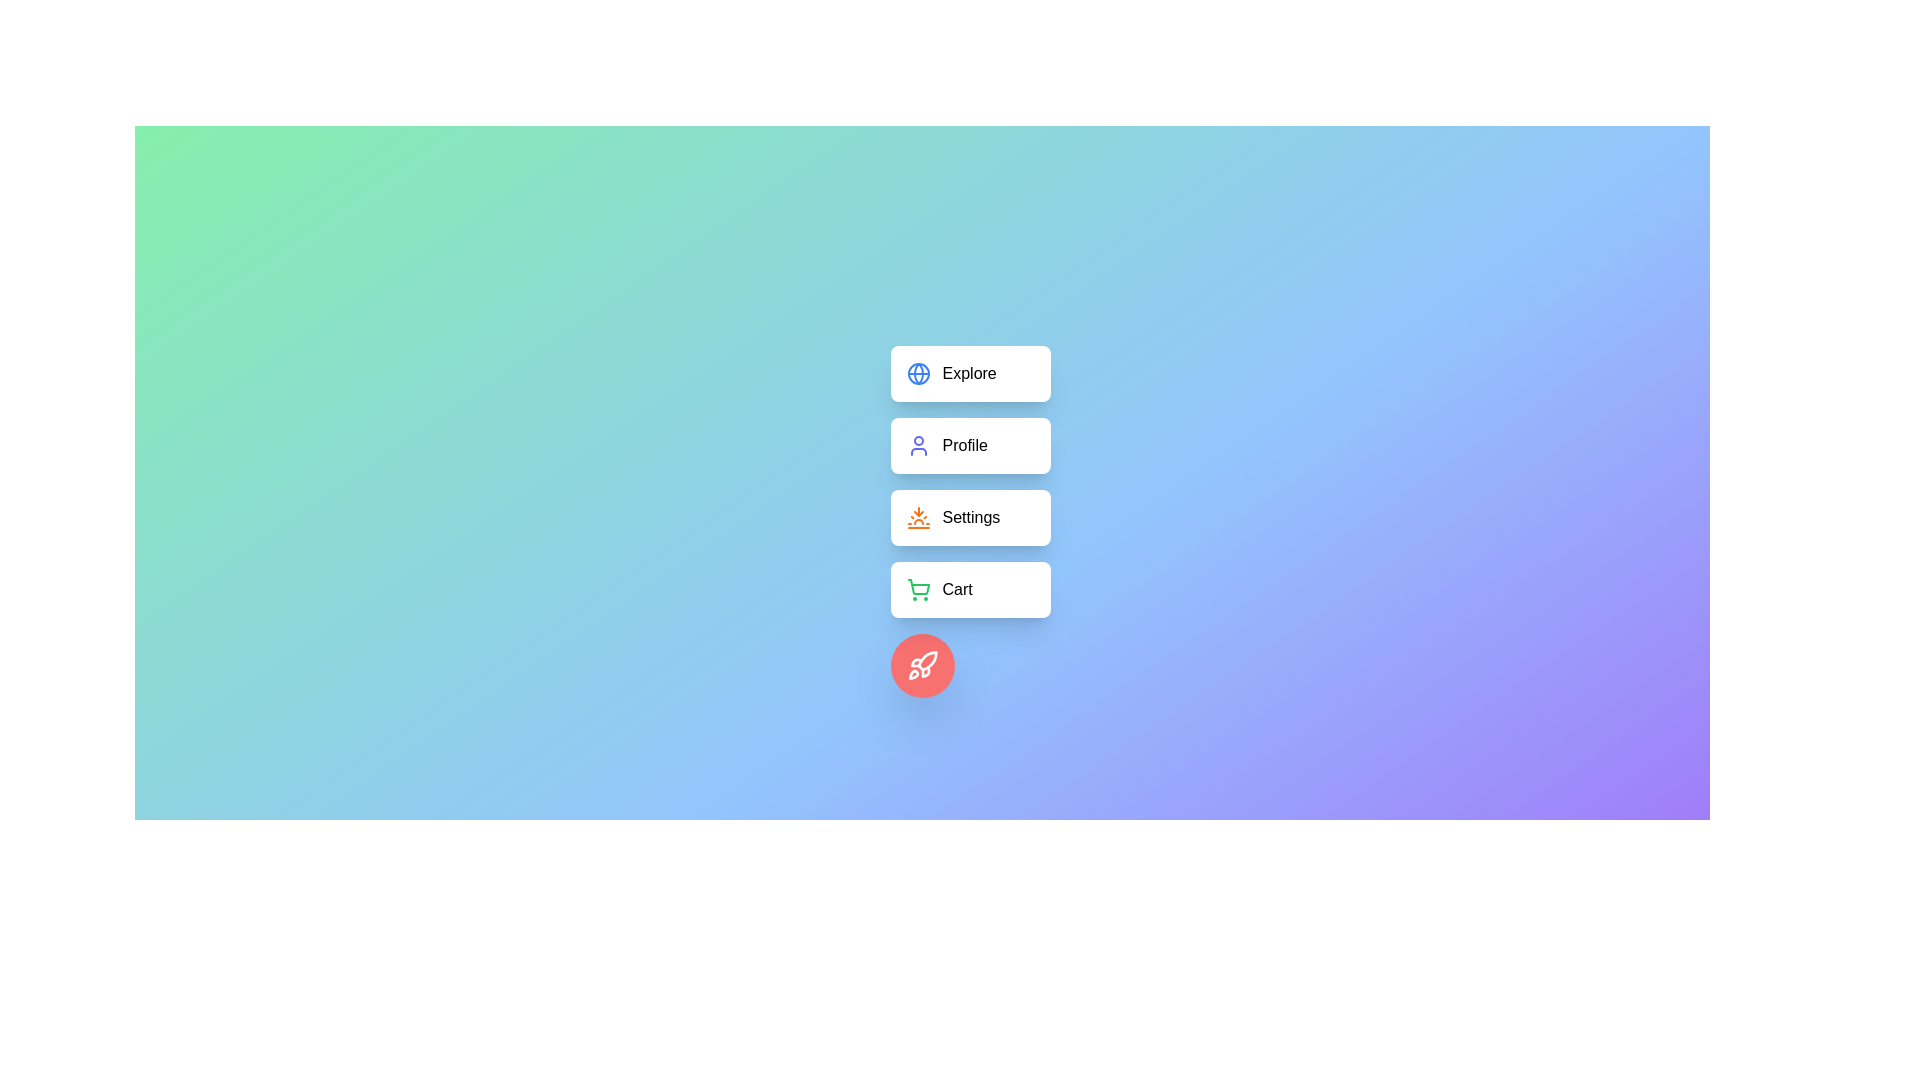  What do you see at coordinates (970, 374) in the screenshot?
I see `the 'Explore' button to select the option` at bounding box center [970, 374].